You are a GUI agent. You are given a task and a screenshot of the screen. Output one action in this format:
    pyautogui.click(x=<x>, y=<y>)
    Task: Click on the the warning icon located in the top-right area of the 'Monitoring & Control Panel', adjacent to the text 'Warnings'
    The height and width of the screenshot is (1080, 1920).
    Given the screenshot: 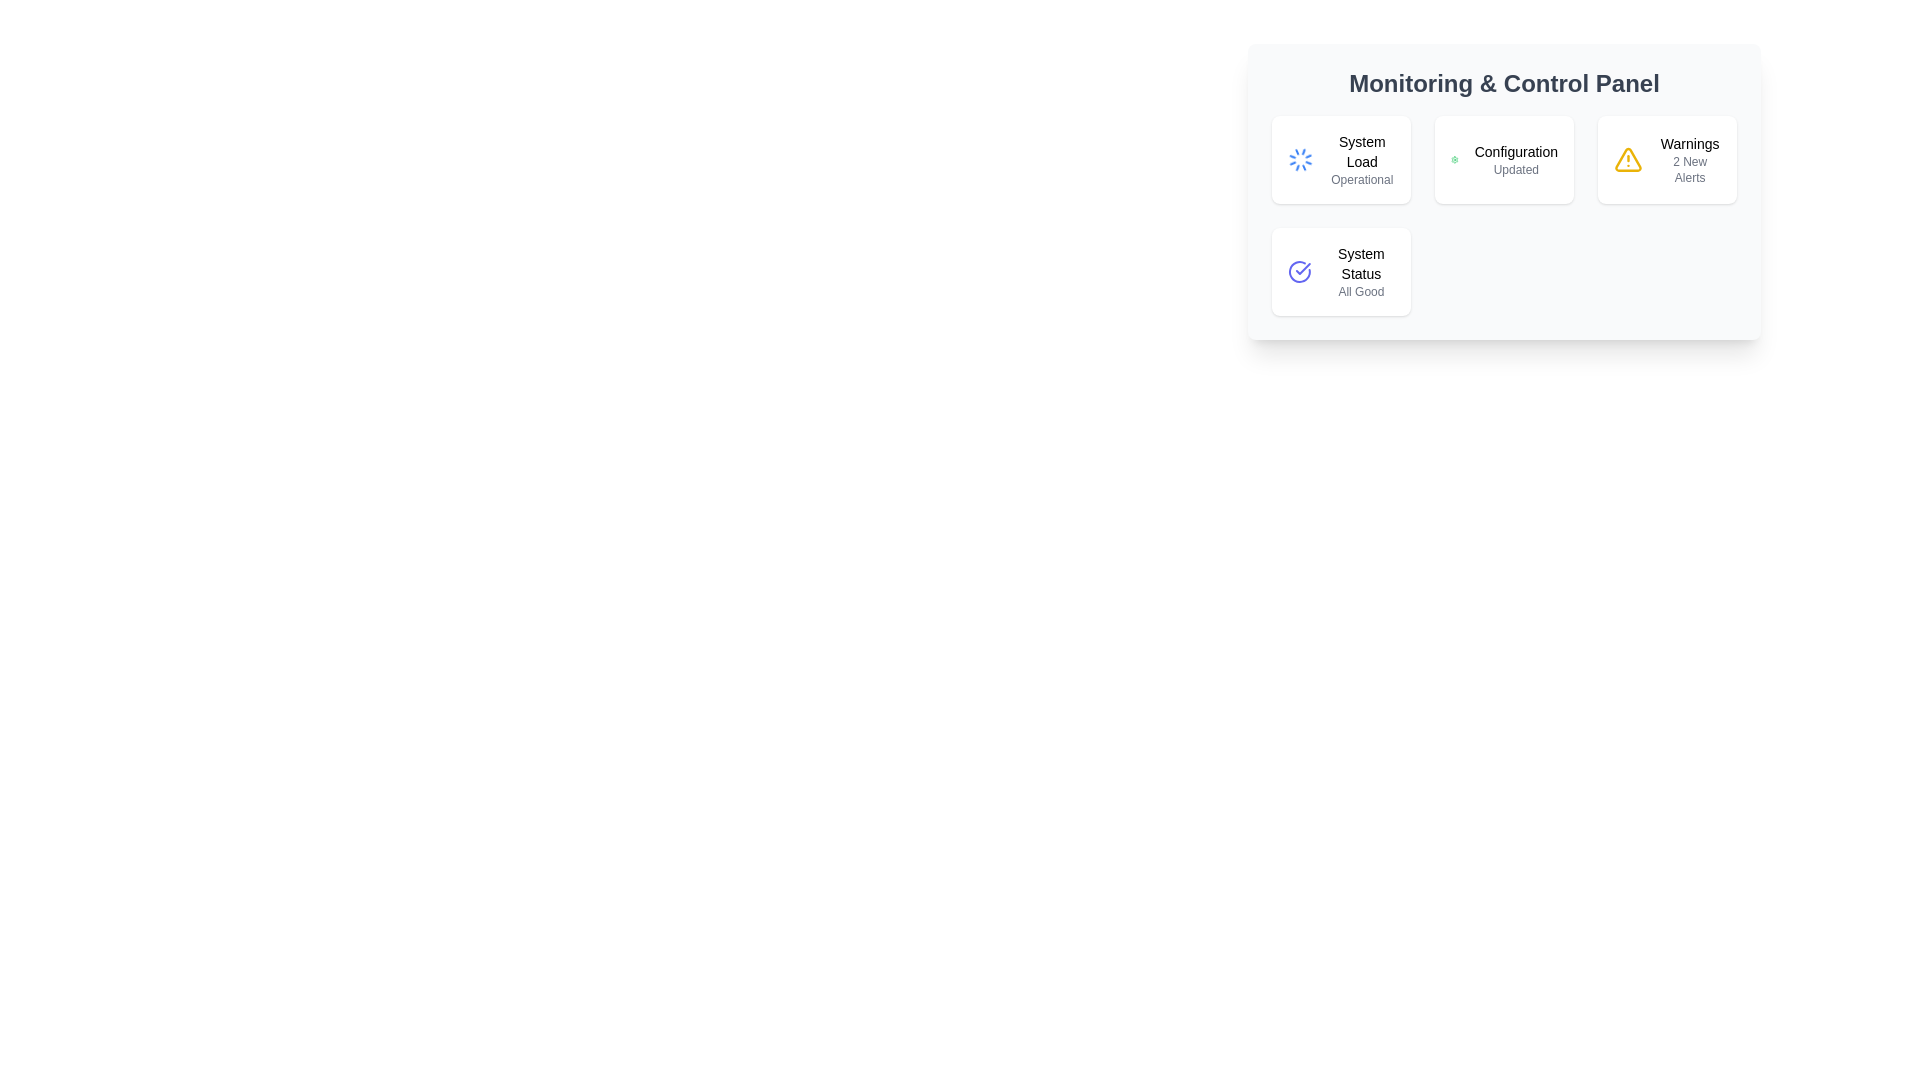 What is the action you would take?
    pyautogui.click(x=1628, y=158)
    